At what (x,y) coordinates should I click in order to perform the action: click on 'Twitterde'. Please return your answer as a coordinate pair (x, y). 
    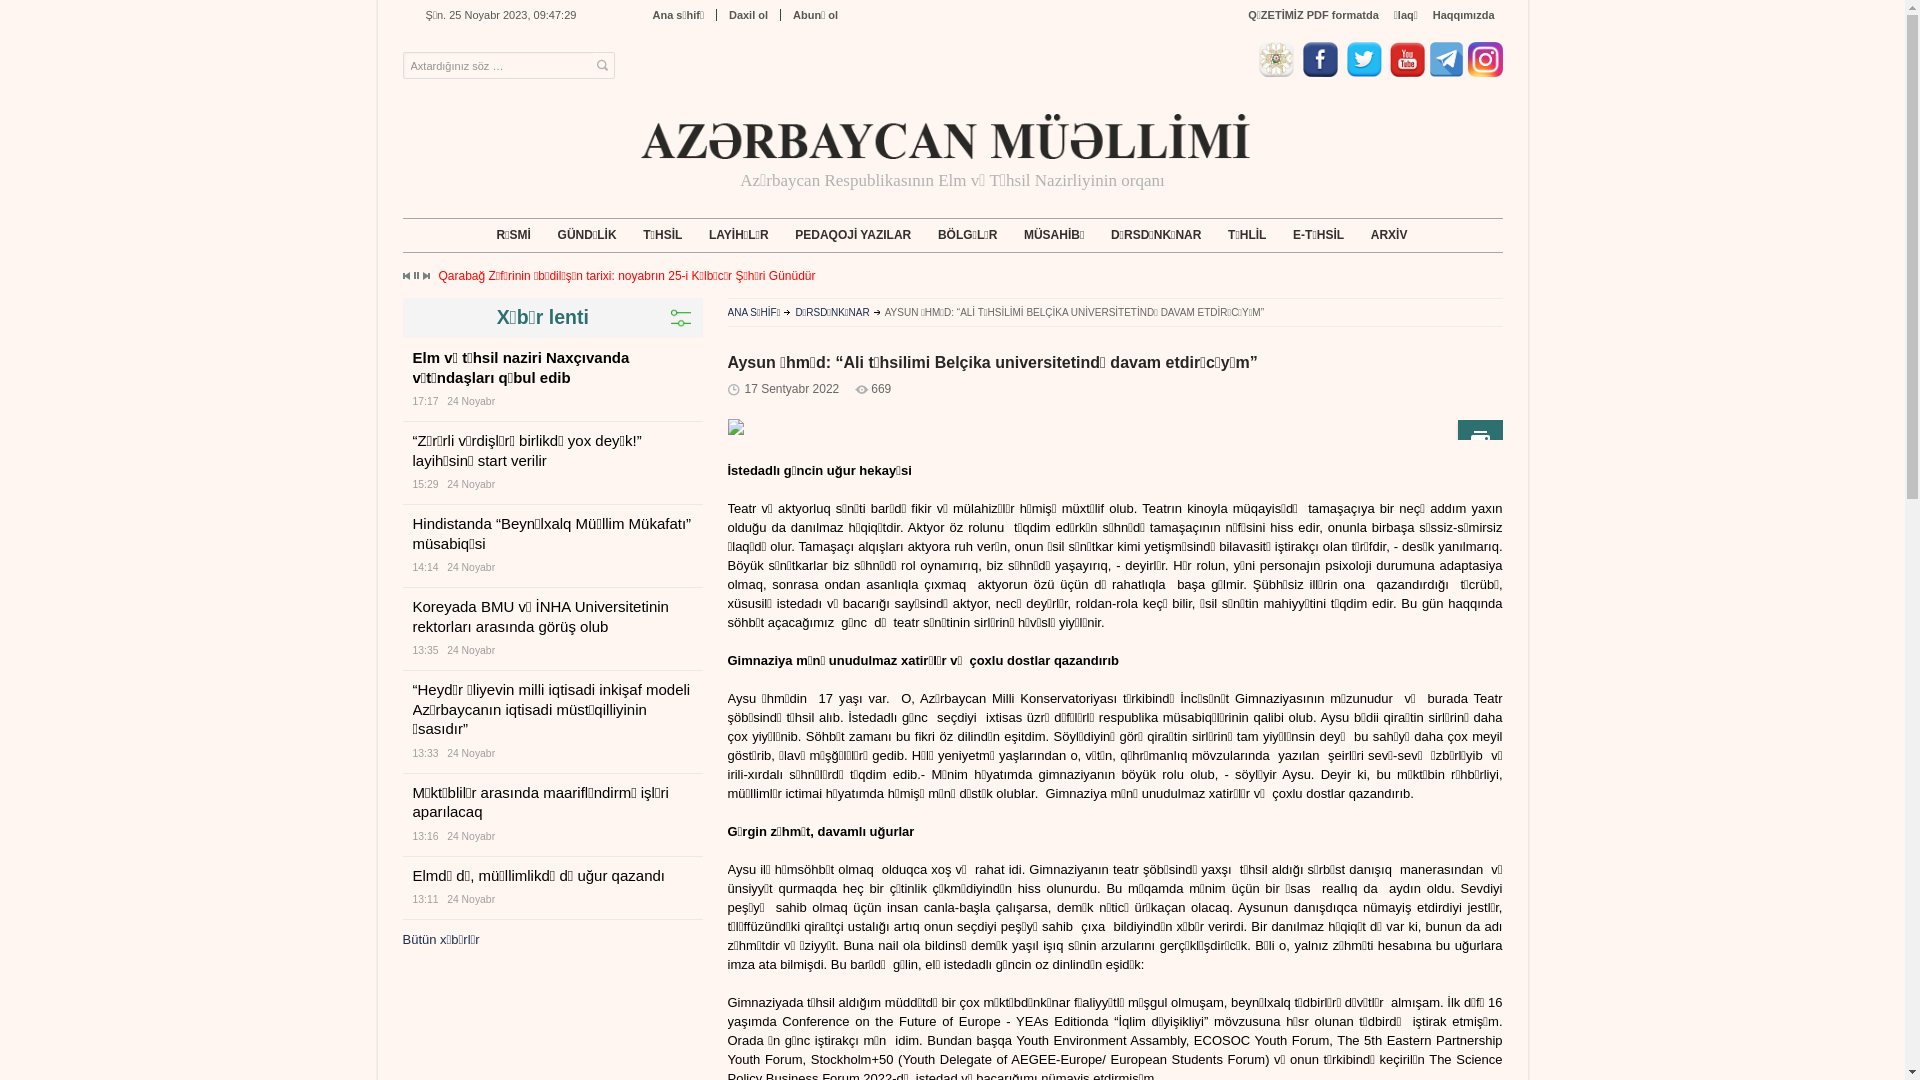
    Looking at the image, I should click on (1366, 71).